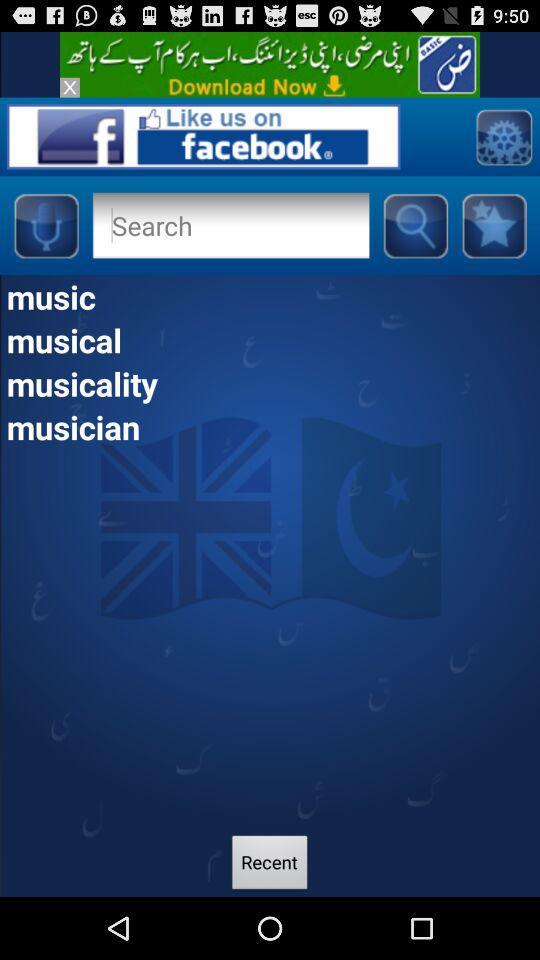 The width and height of the screenshot is (540, 960). What do you see at coordinates (270, 864) in the screenshot?
I see `recent` at bounding box center [270, 864].